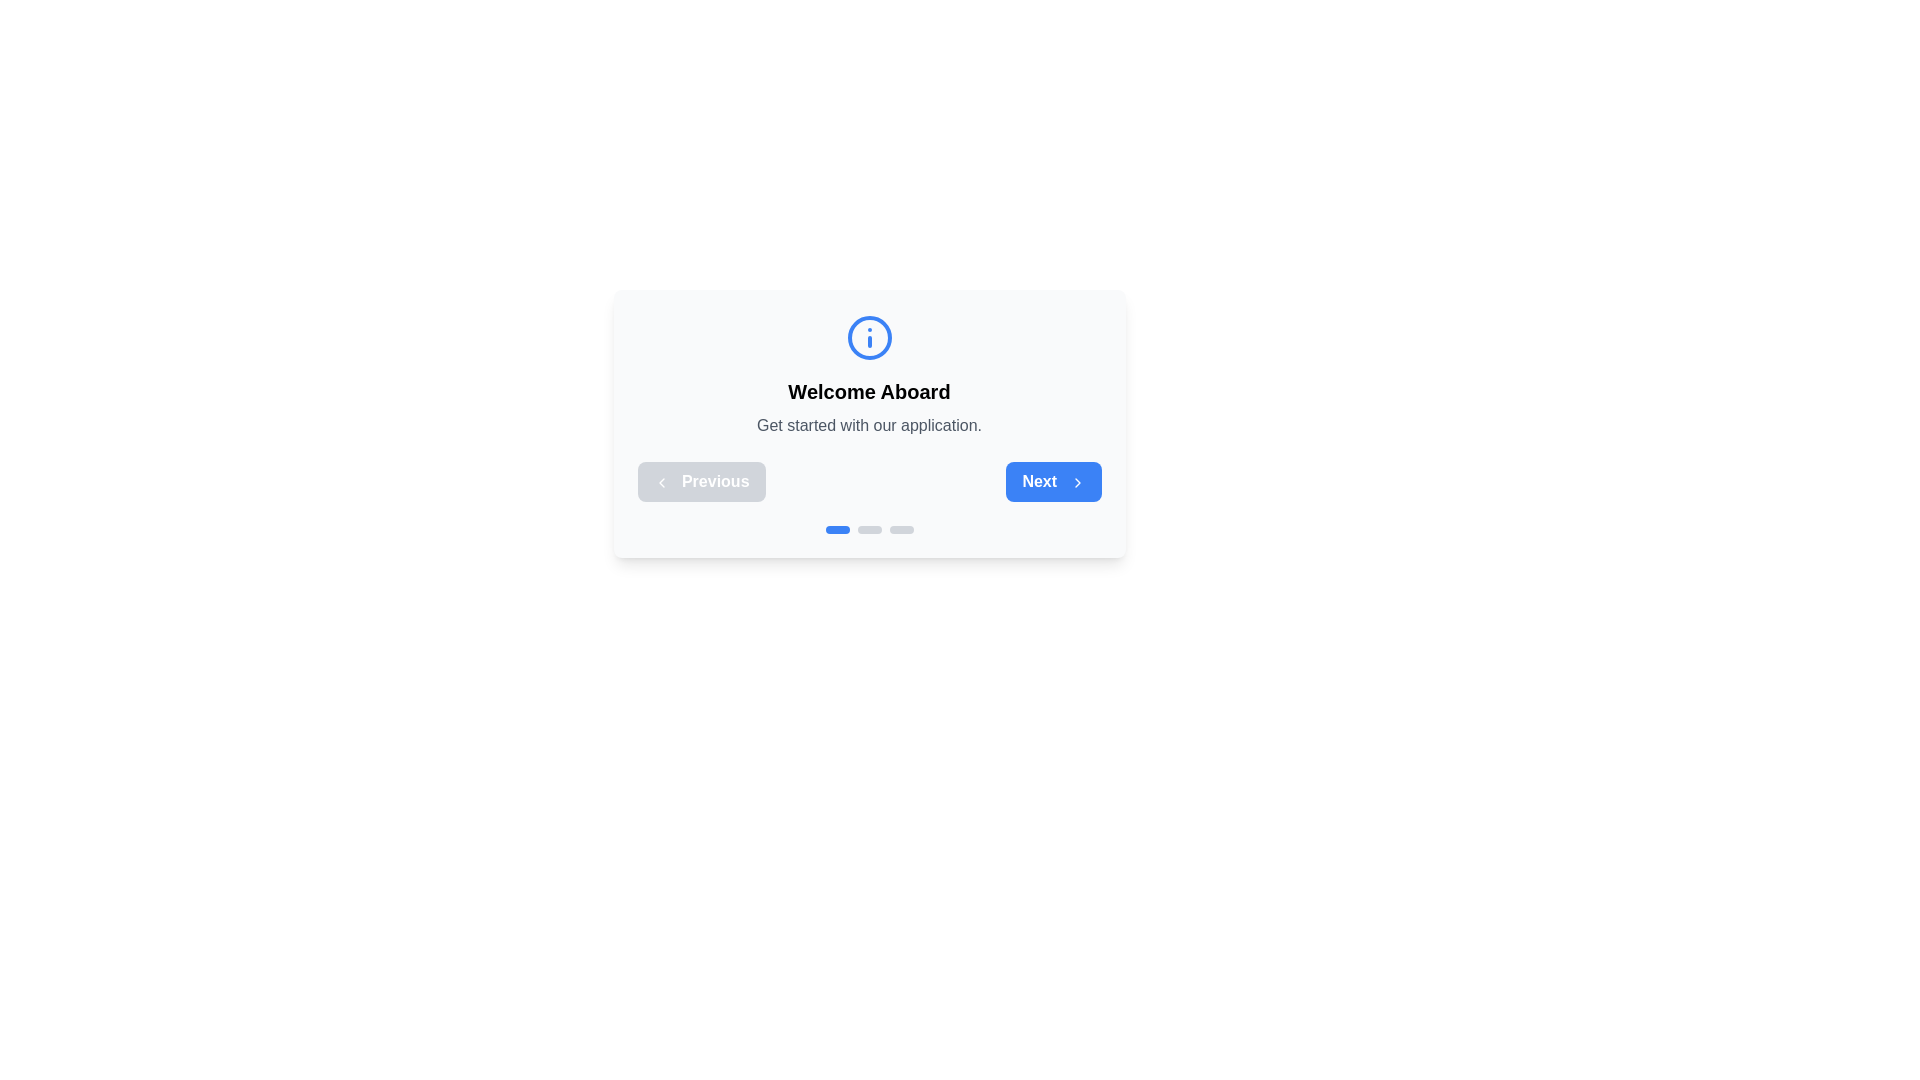 The width and height of the screenshot is (1920, 1080). I want to click on the right-oriented chevron icon that is part of the 'Next' button, which is styled with a modern, thin stroke and rounded edges, rendered in white against a blue background, so click(1076, 482).